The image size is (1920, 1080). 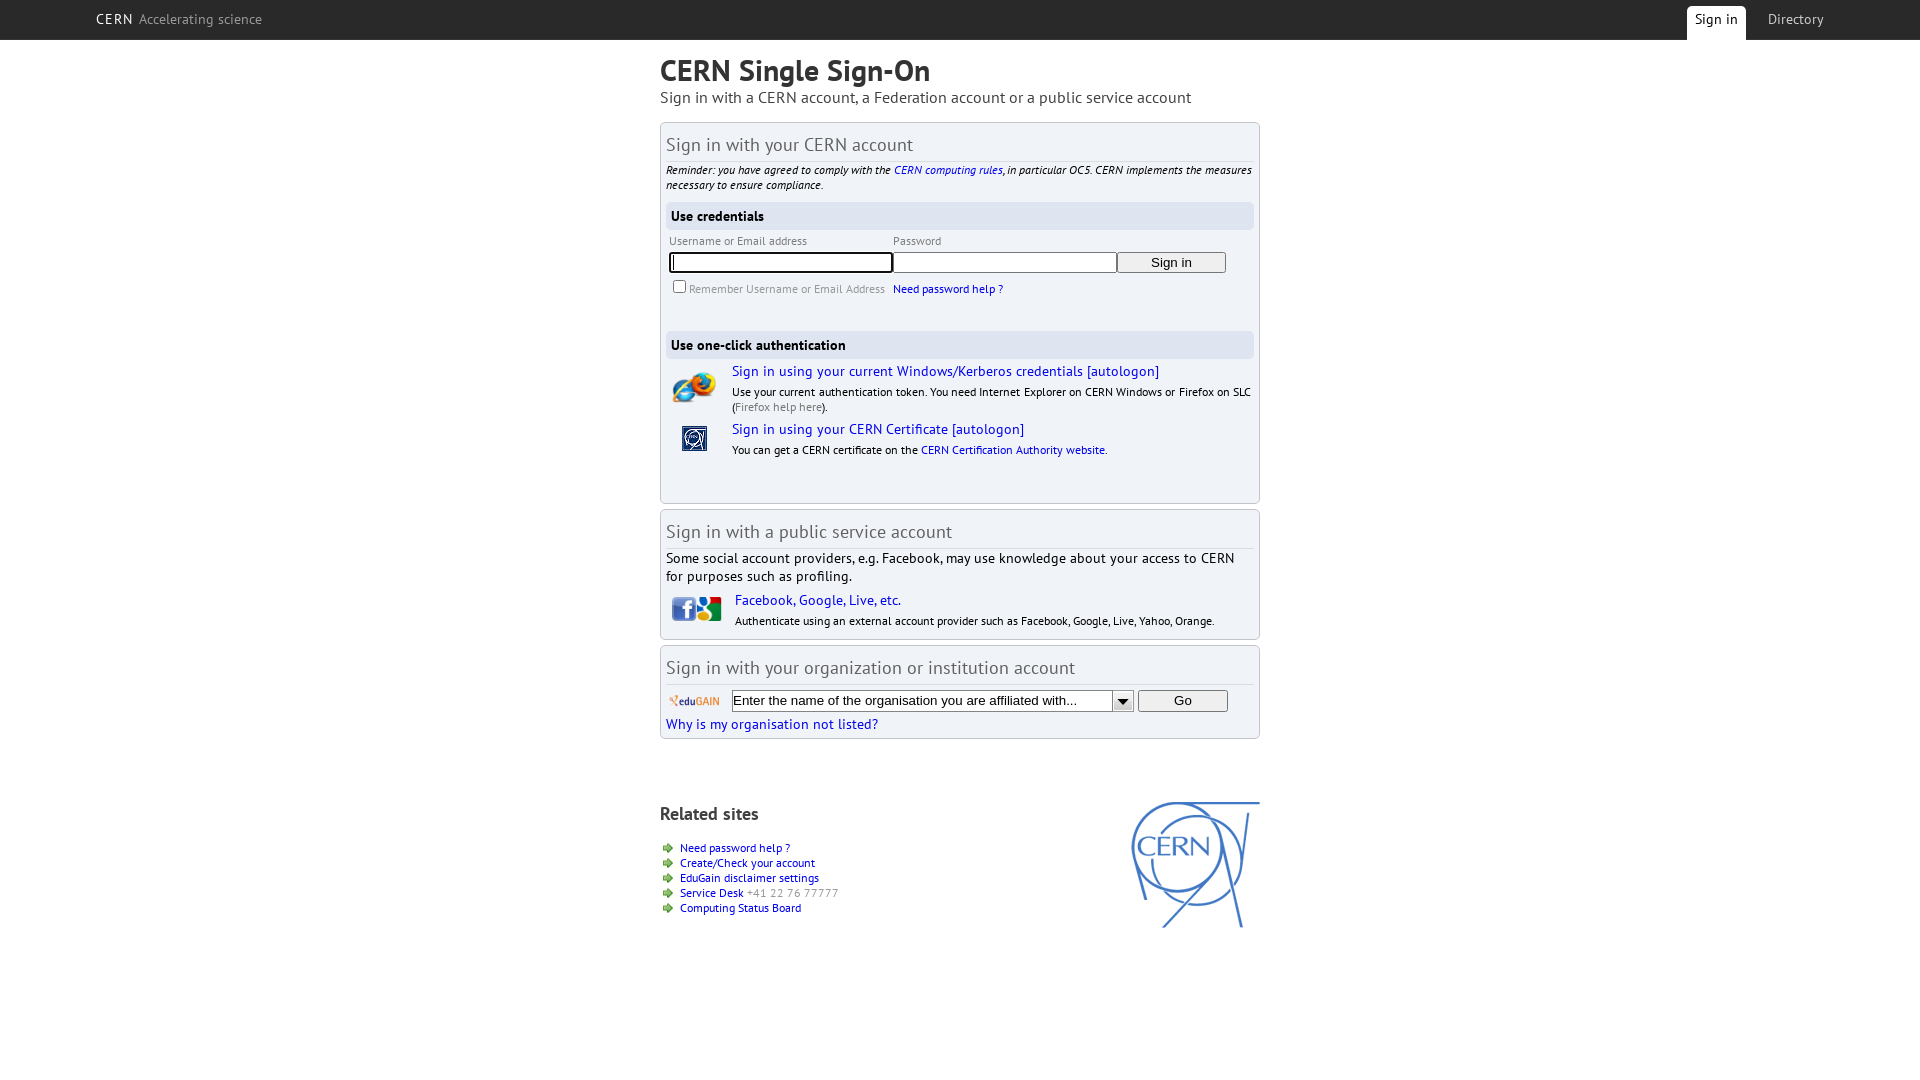 I want to click on 'Sign in using your CERN Certificate', so click(x=730, y=427).